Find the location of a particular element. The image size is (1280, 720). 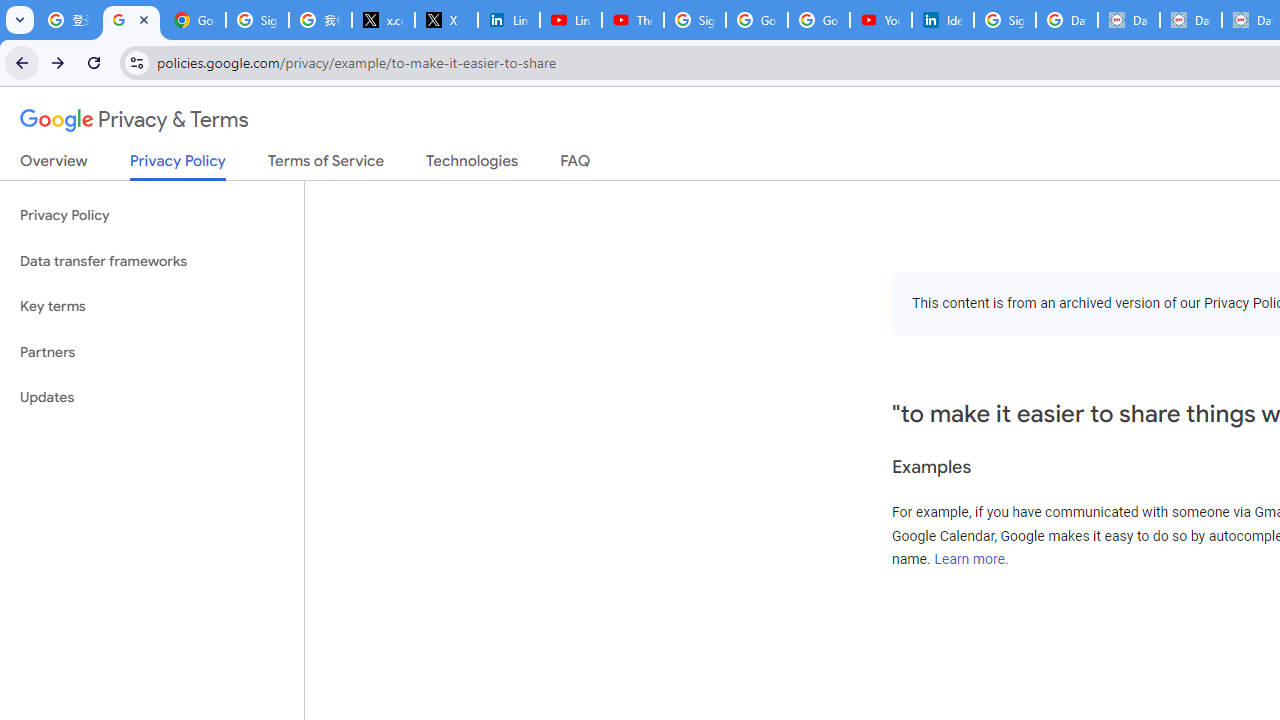

'Data Privacy Framework' is located at coordinates (1128, 20).